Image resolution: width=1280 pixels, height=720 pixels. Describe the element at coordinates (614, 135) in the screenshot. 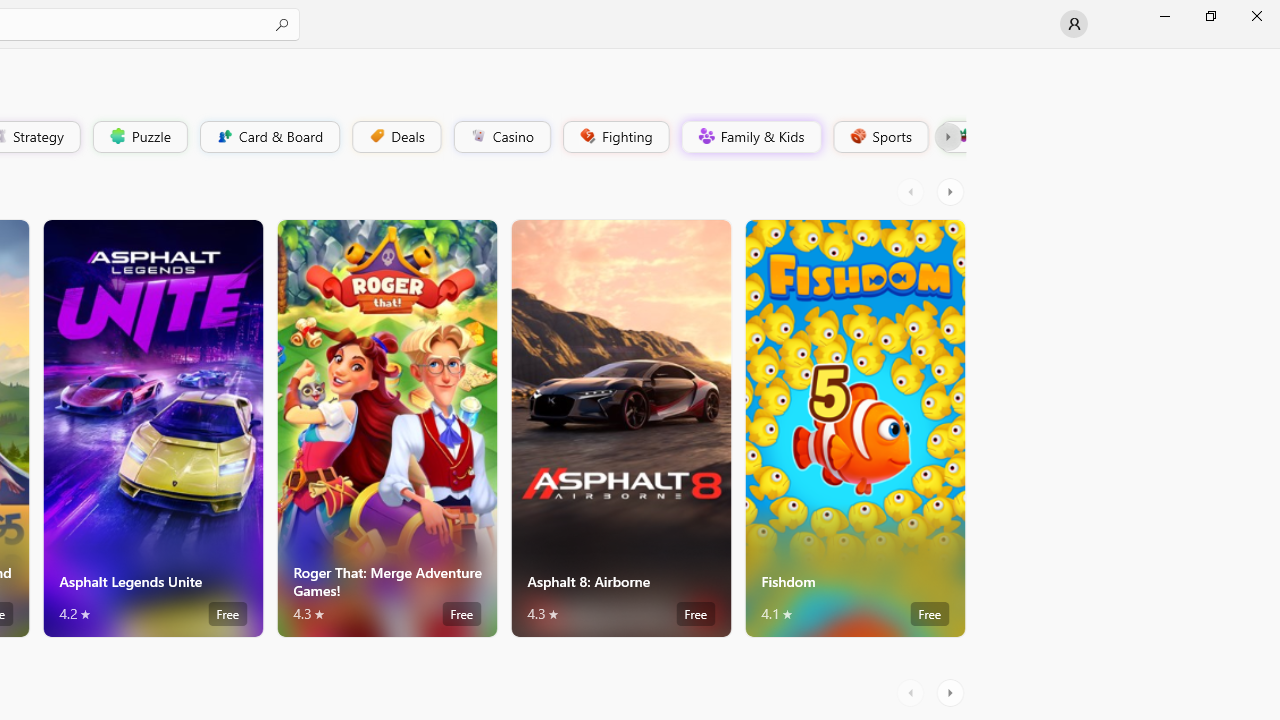

I see `'Fighting'` at that location.